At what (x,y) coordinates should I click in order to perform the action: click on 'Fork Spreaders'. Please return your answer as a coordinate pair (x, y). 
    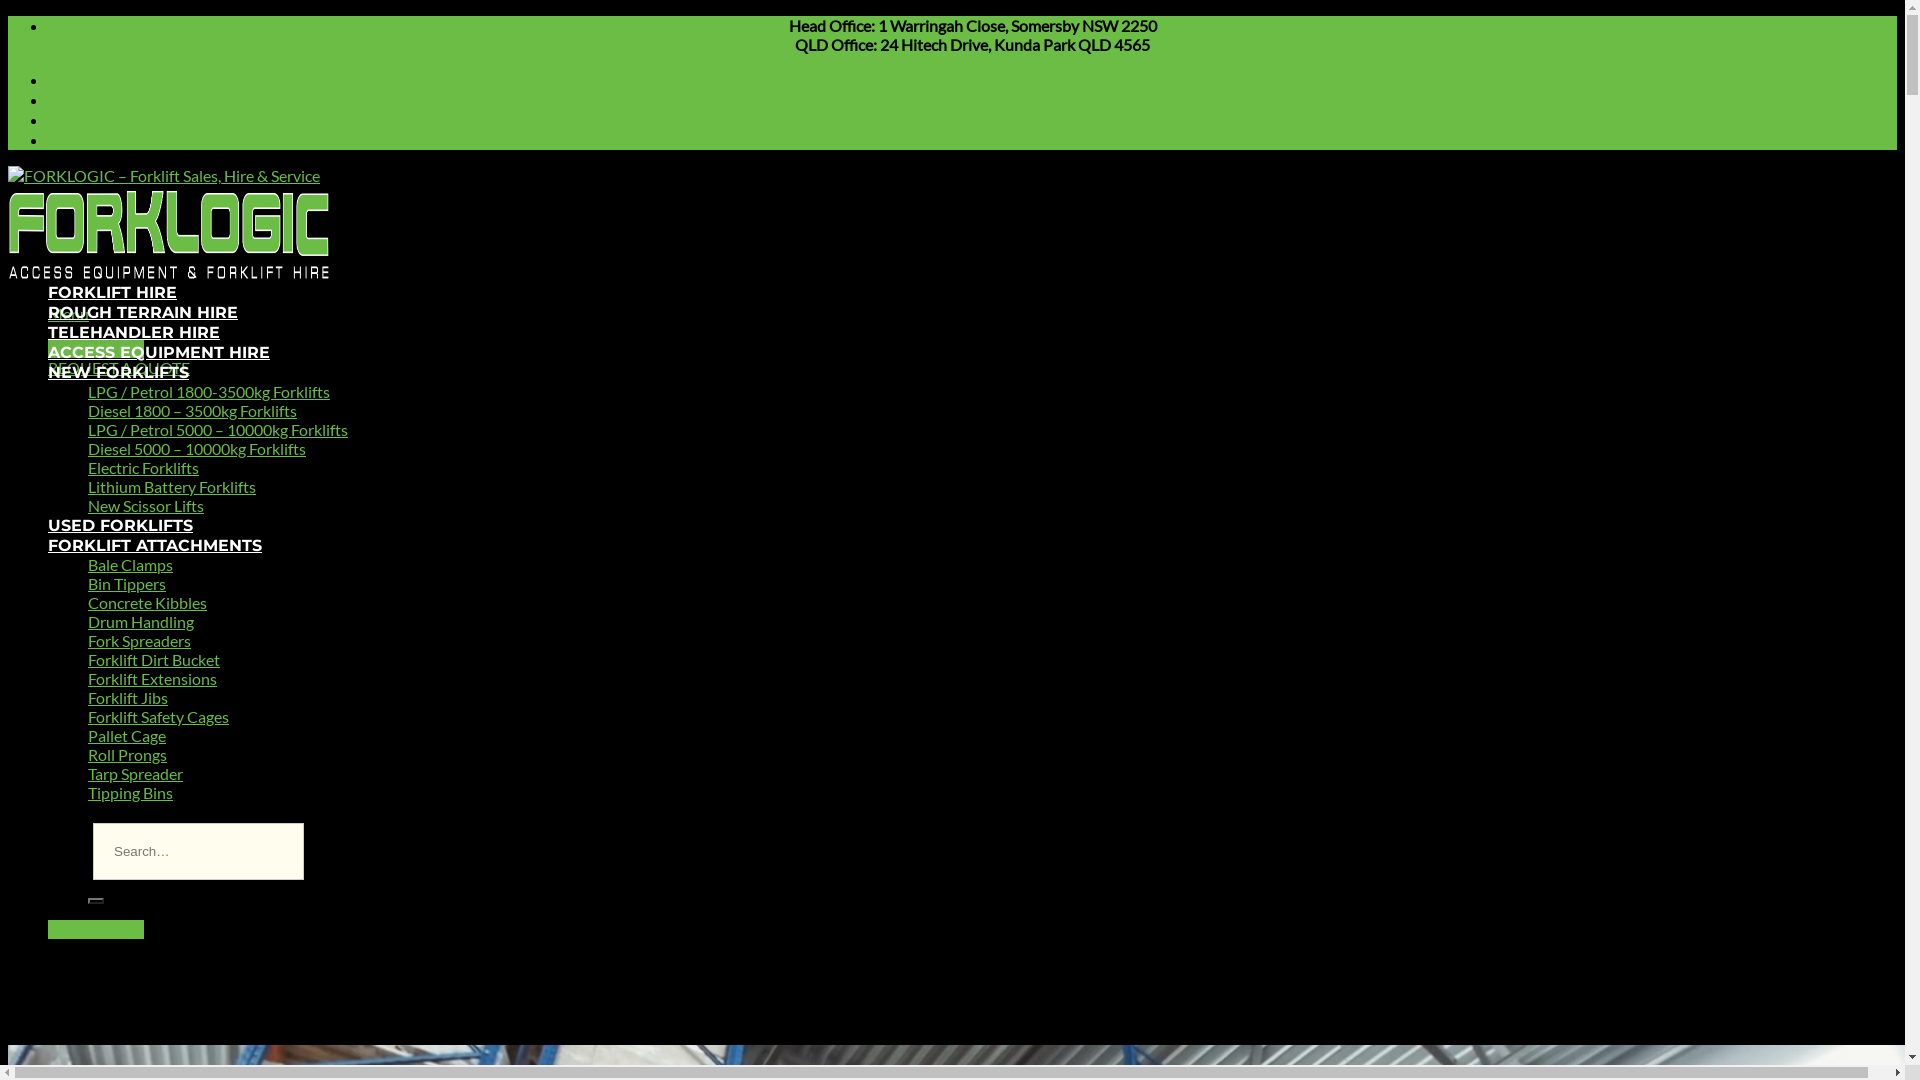
    Looking at the image, I should click on (138, 640).